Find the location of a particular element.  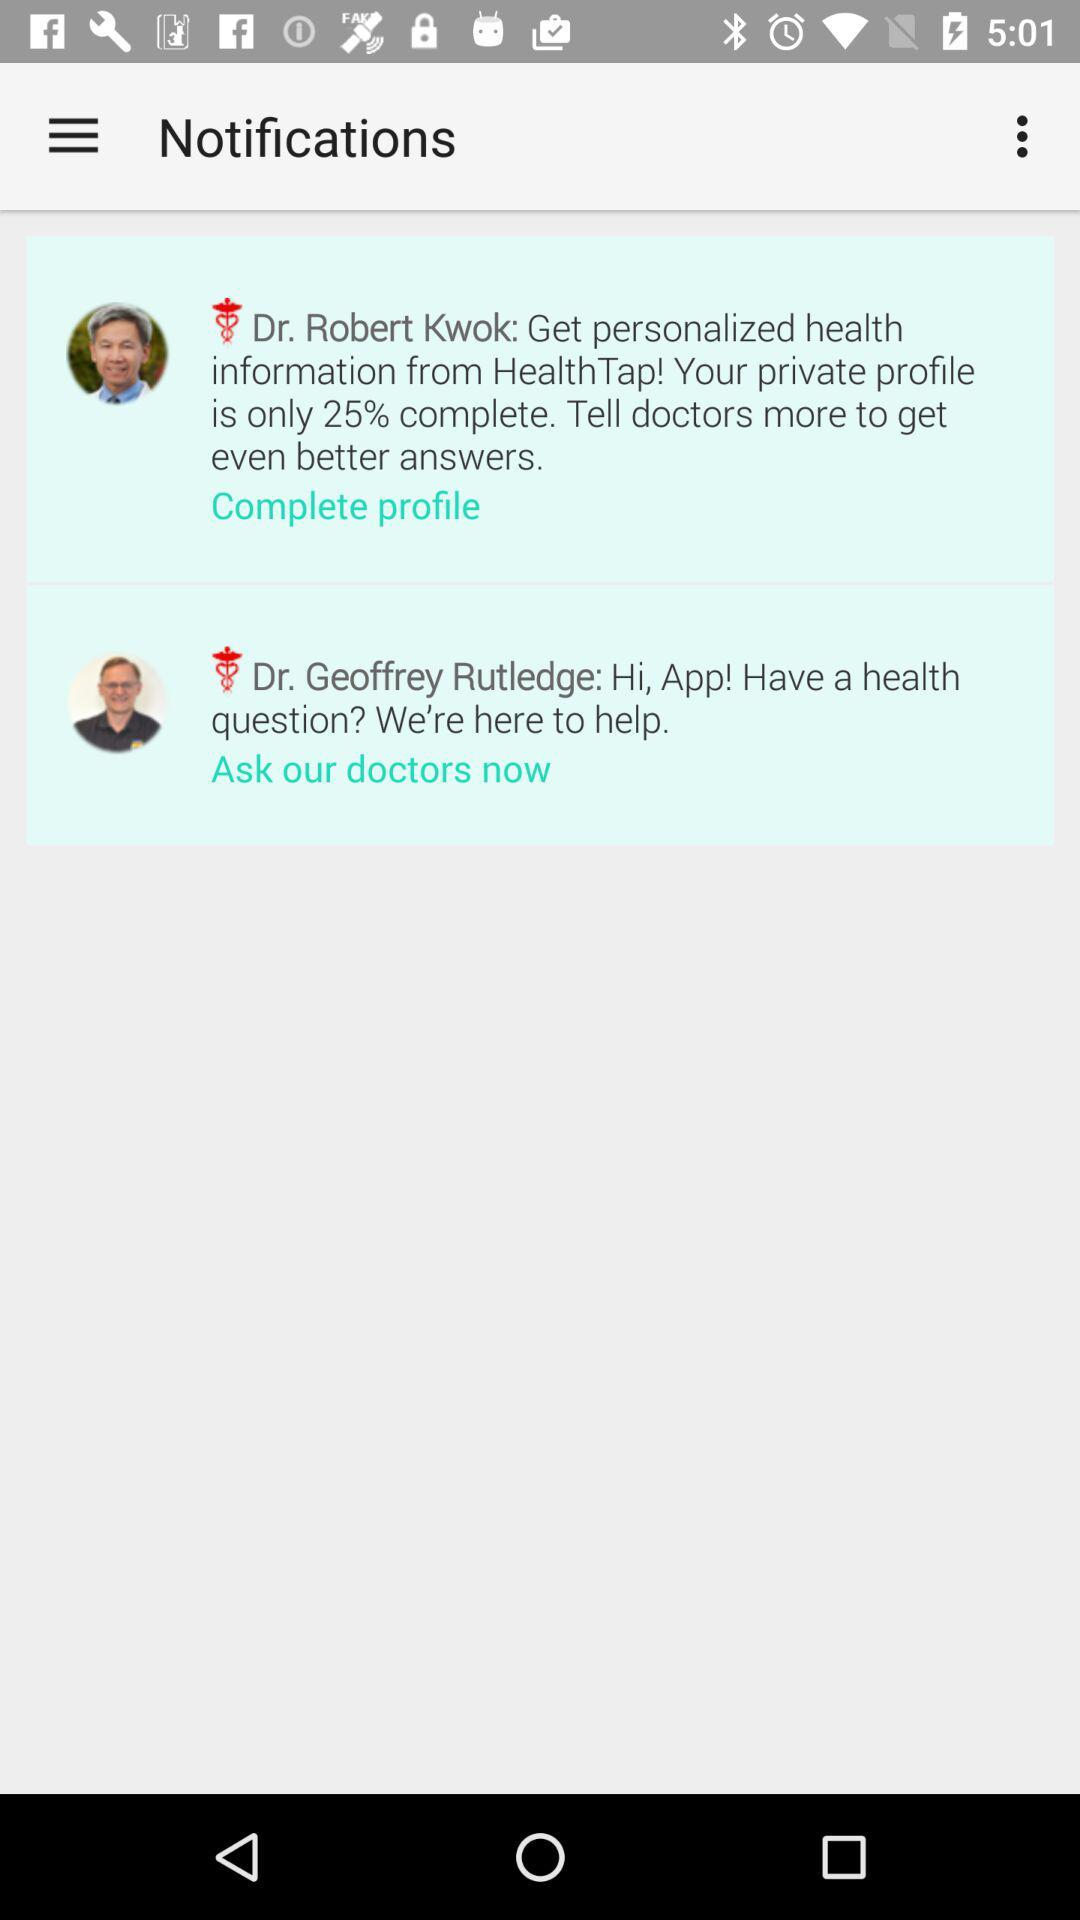

item above the dr robert kwok is located at coordinates (1027, 135).